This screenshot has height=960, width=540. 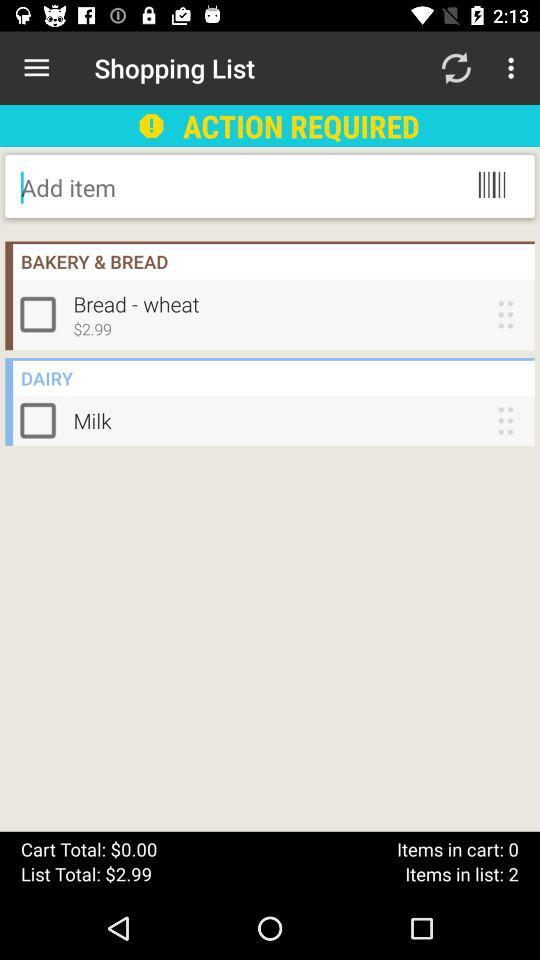 What do you see at coordinates (42, 419) in the screenshot?
I see `shopping list item` at bounding box center [42, 419].